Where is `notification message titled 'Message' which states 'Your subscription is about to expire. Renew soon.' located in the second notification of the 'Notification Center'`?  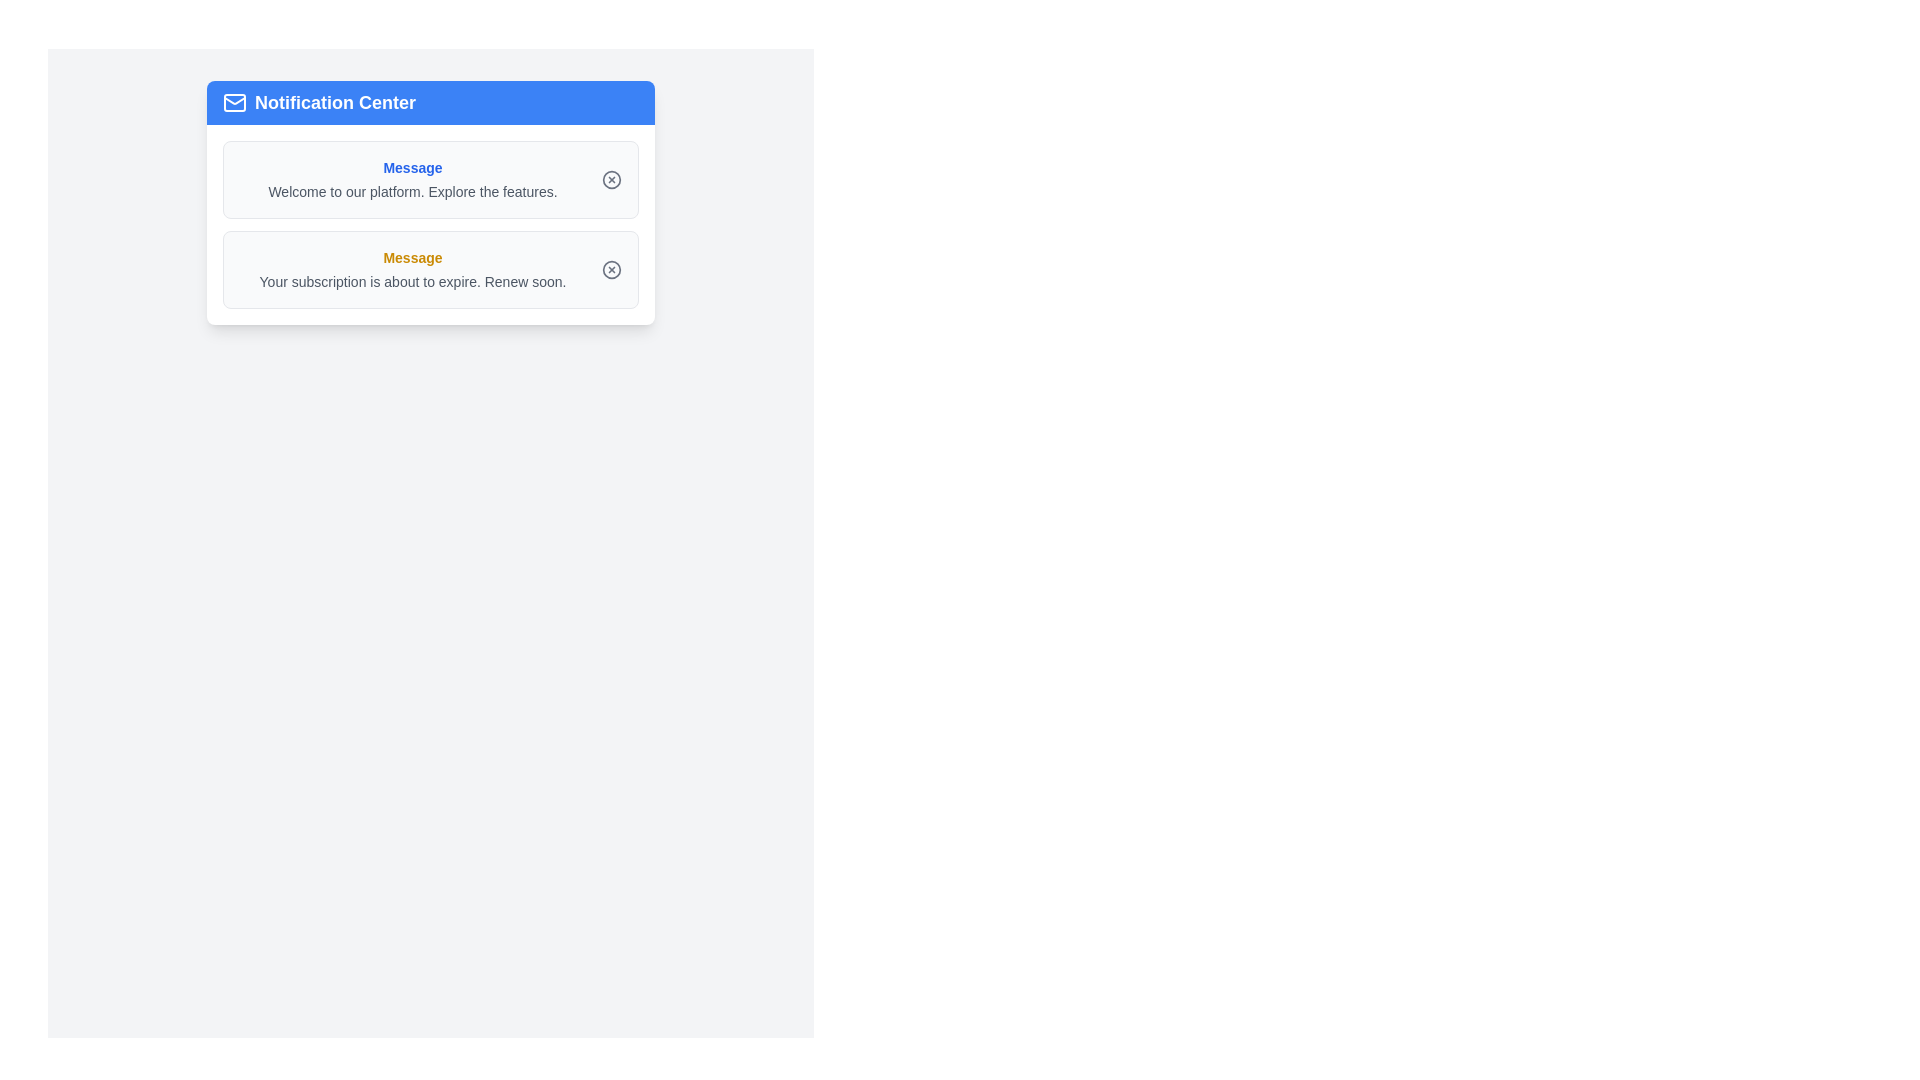
notification message titled 'Message' which states 'Your subscription is about to expire. Renew soon.' located in the second notification of the 'Notification Center' is located at coordinates (411, 270).